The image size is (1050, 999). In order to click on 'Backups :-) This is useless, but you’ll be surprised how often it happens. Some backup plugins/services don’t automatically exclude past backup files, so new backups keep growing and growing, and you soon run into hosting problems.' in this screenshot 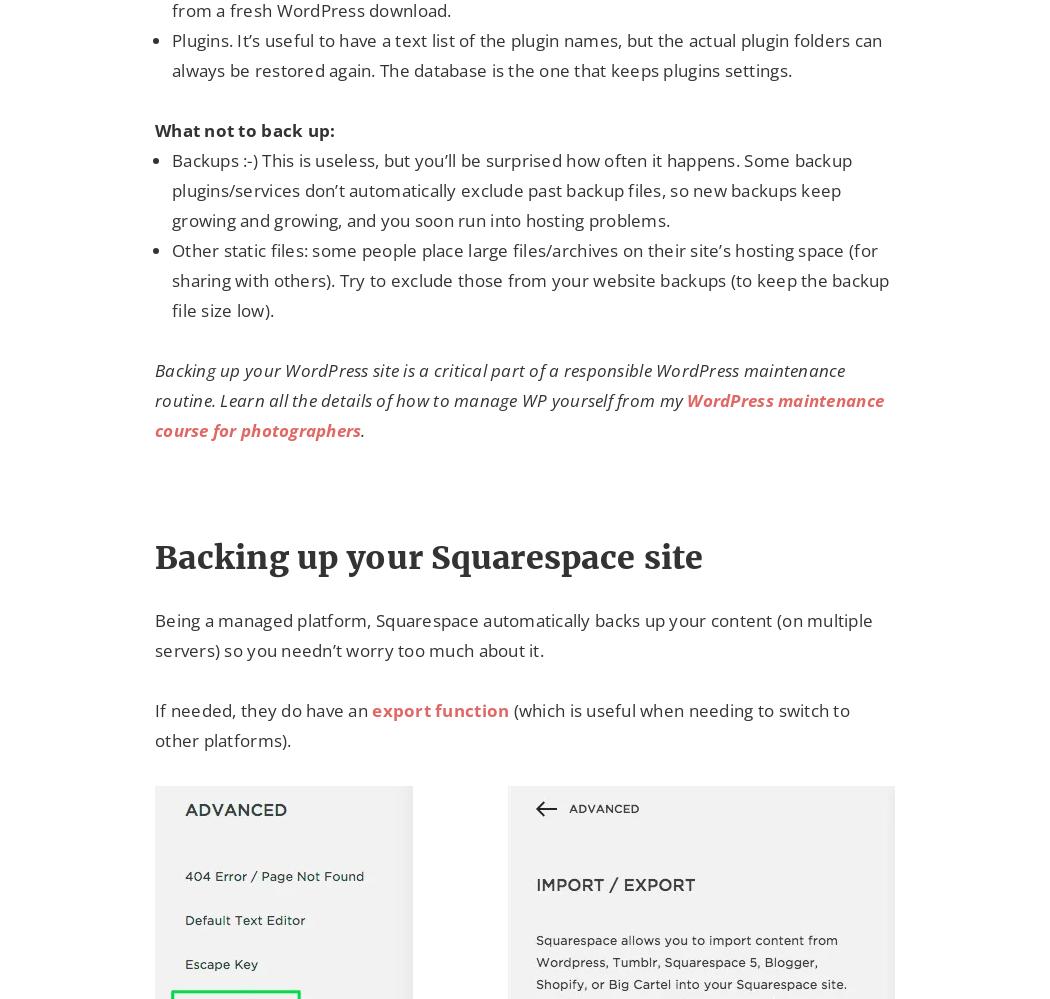, I will do `click(510, 188)`.